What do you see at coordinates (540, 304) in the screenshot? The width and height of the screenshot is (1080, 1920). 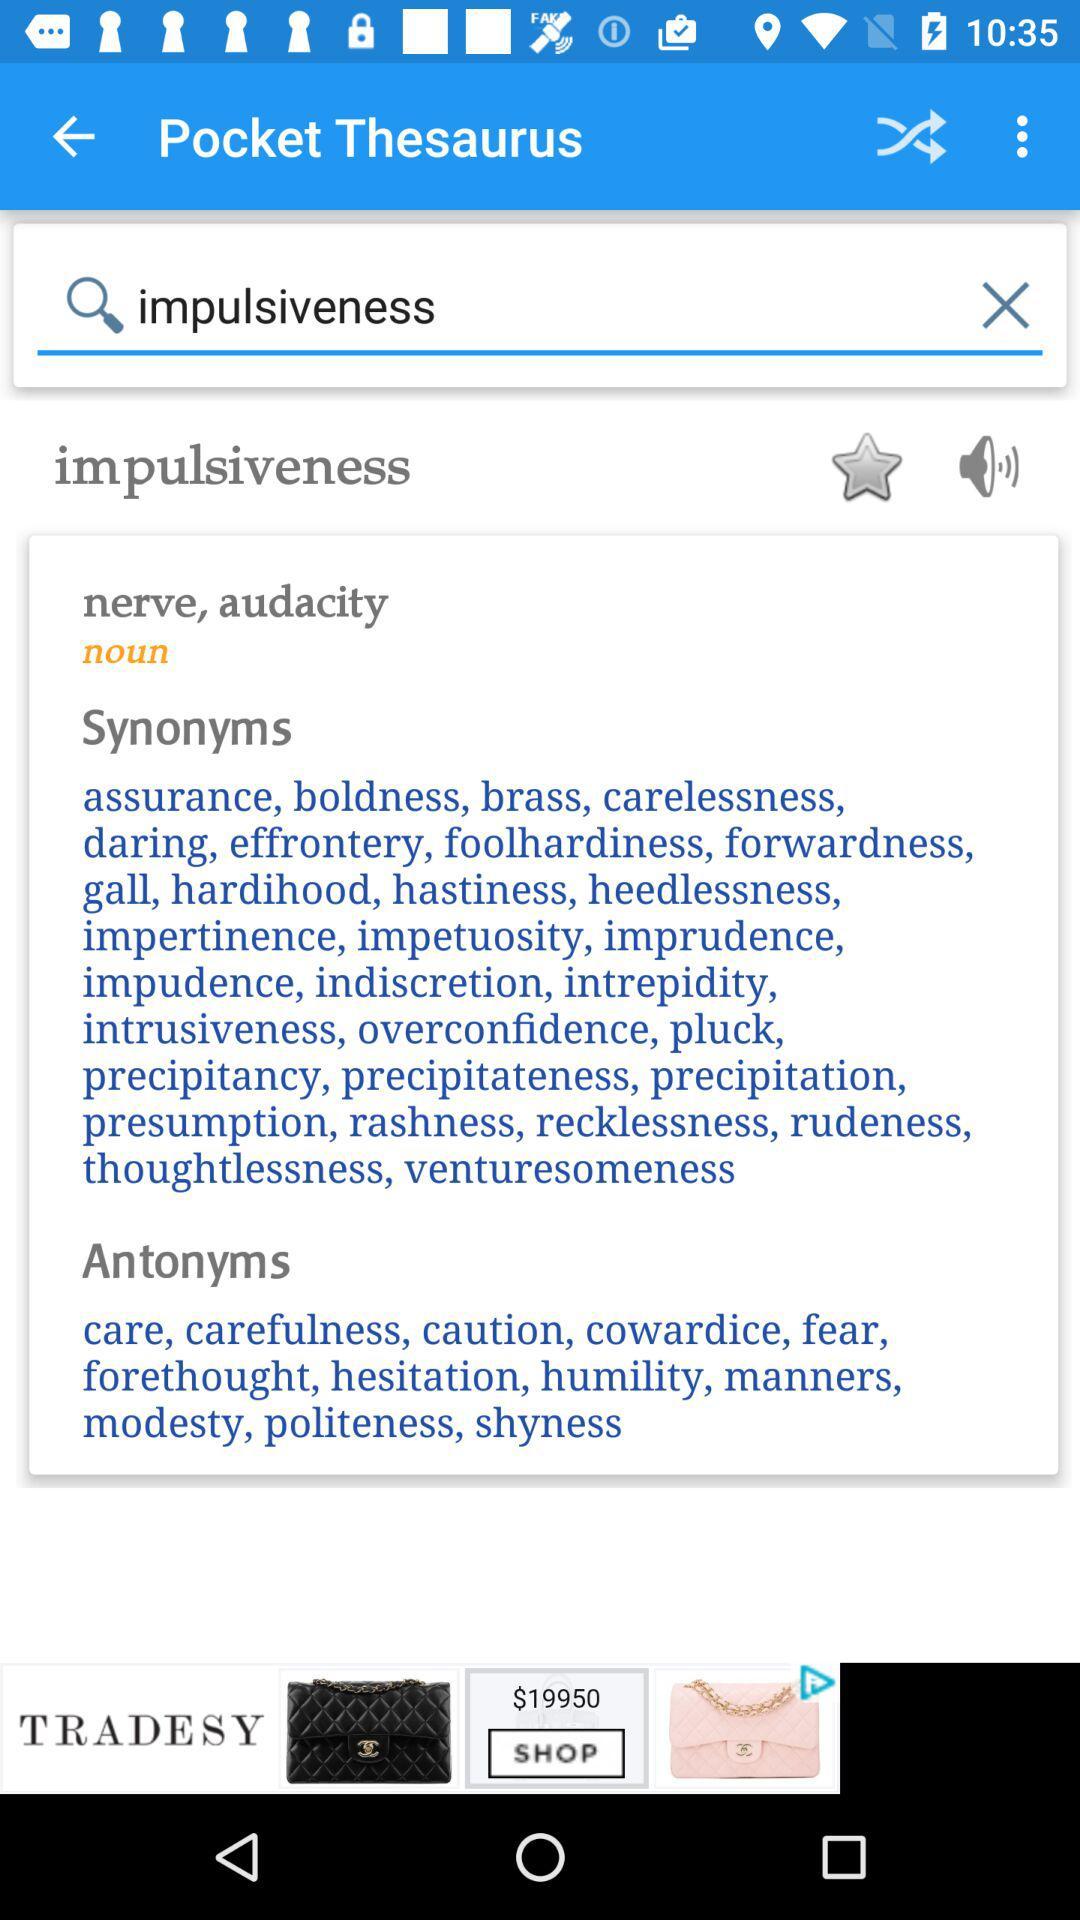 I see `search bar` at bounding box center [540, 304].